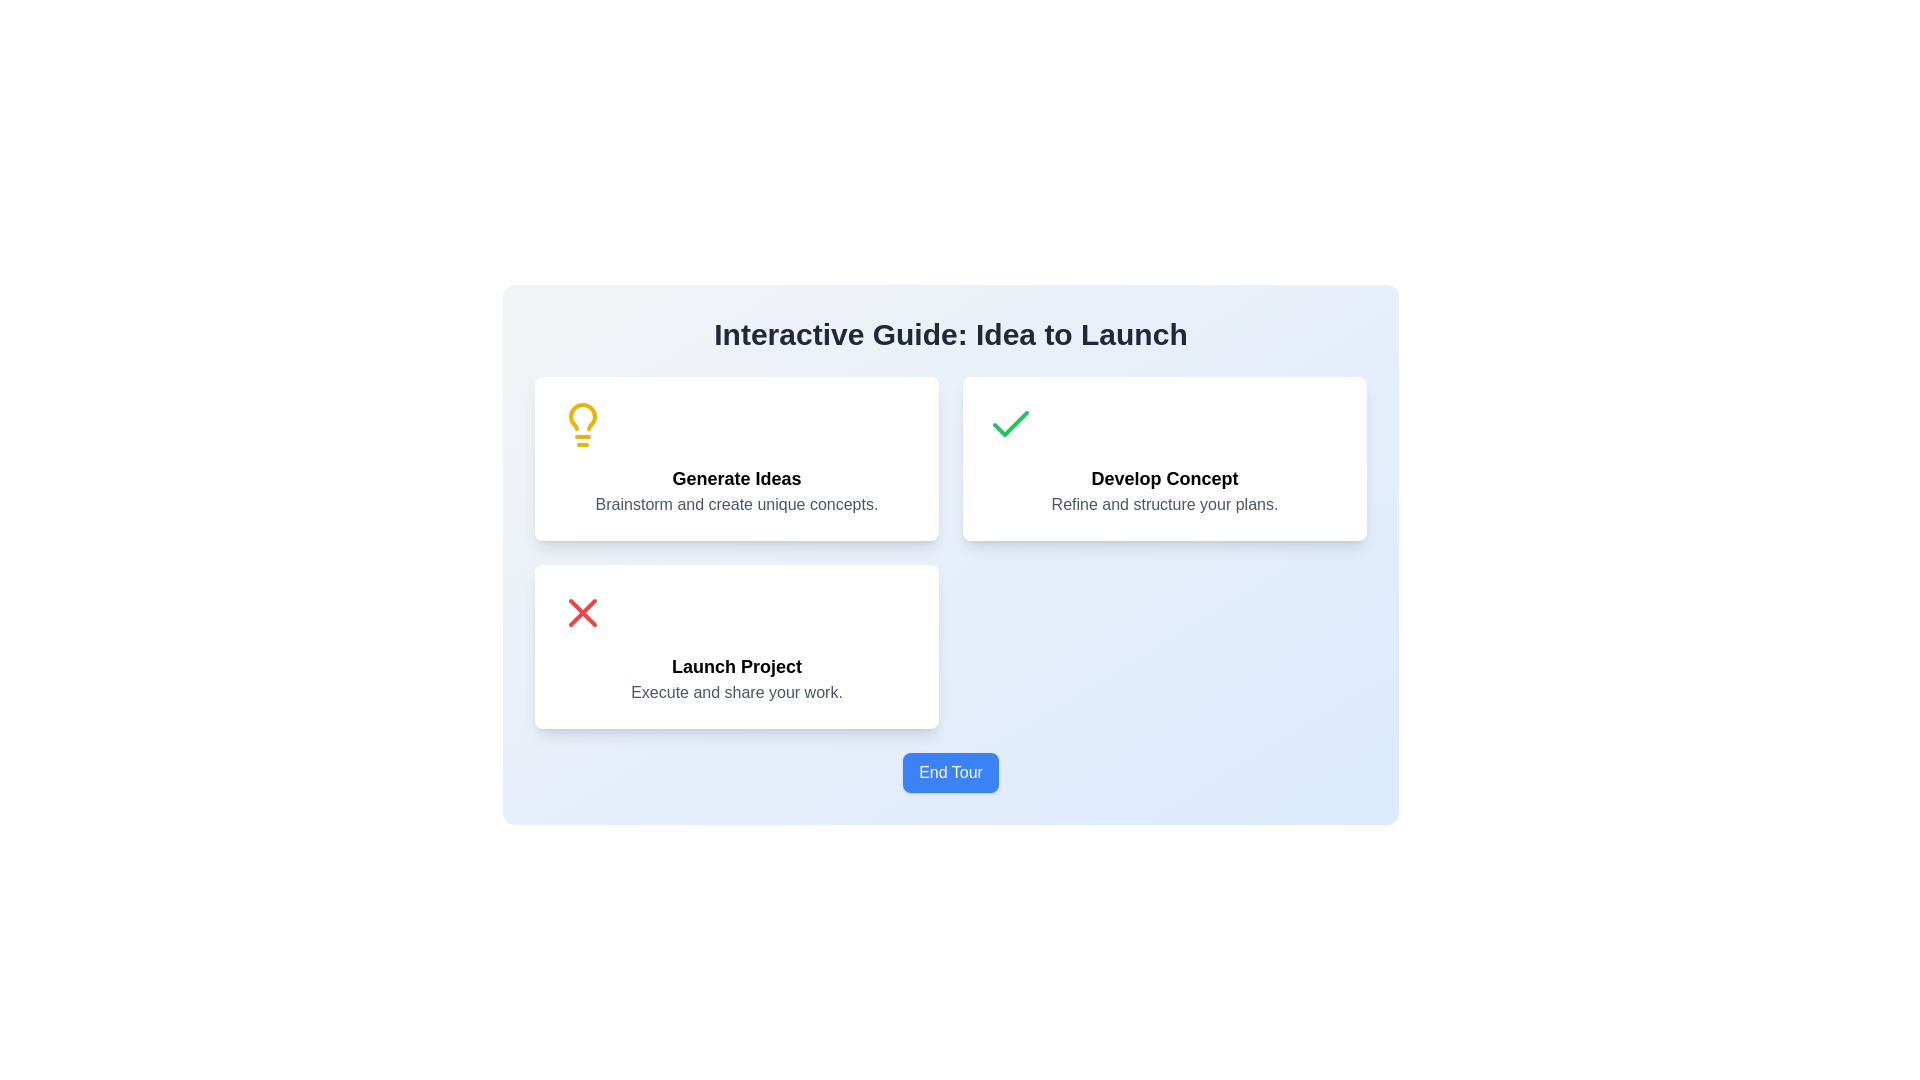 This screenshot has height=1080, width=1920. What do you see at coordinates (1165, 504) in the screenshot?
I see `the descriptive text label that provides supportive information about the 'Develop Concept' action, located centrally below the main title within the 'Develop Concept' card` at bounding box center [1165, 504].